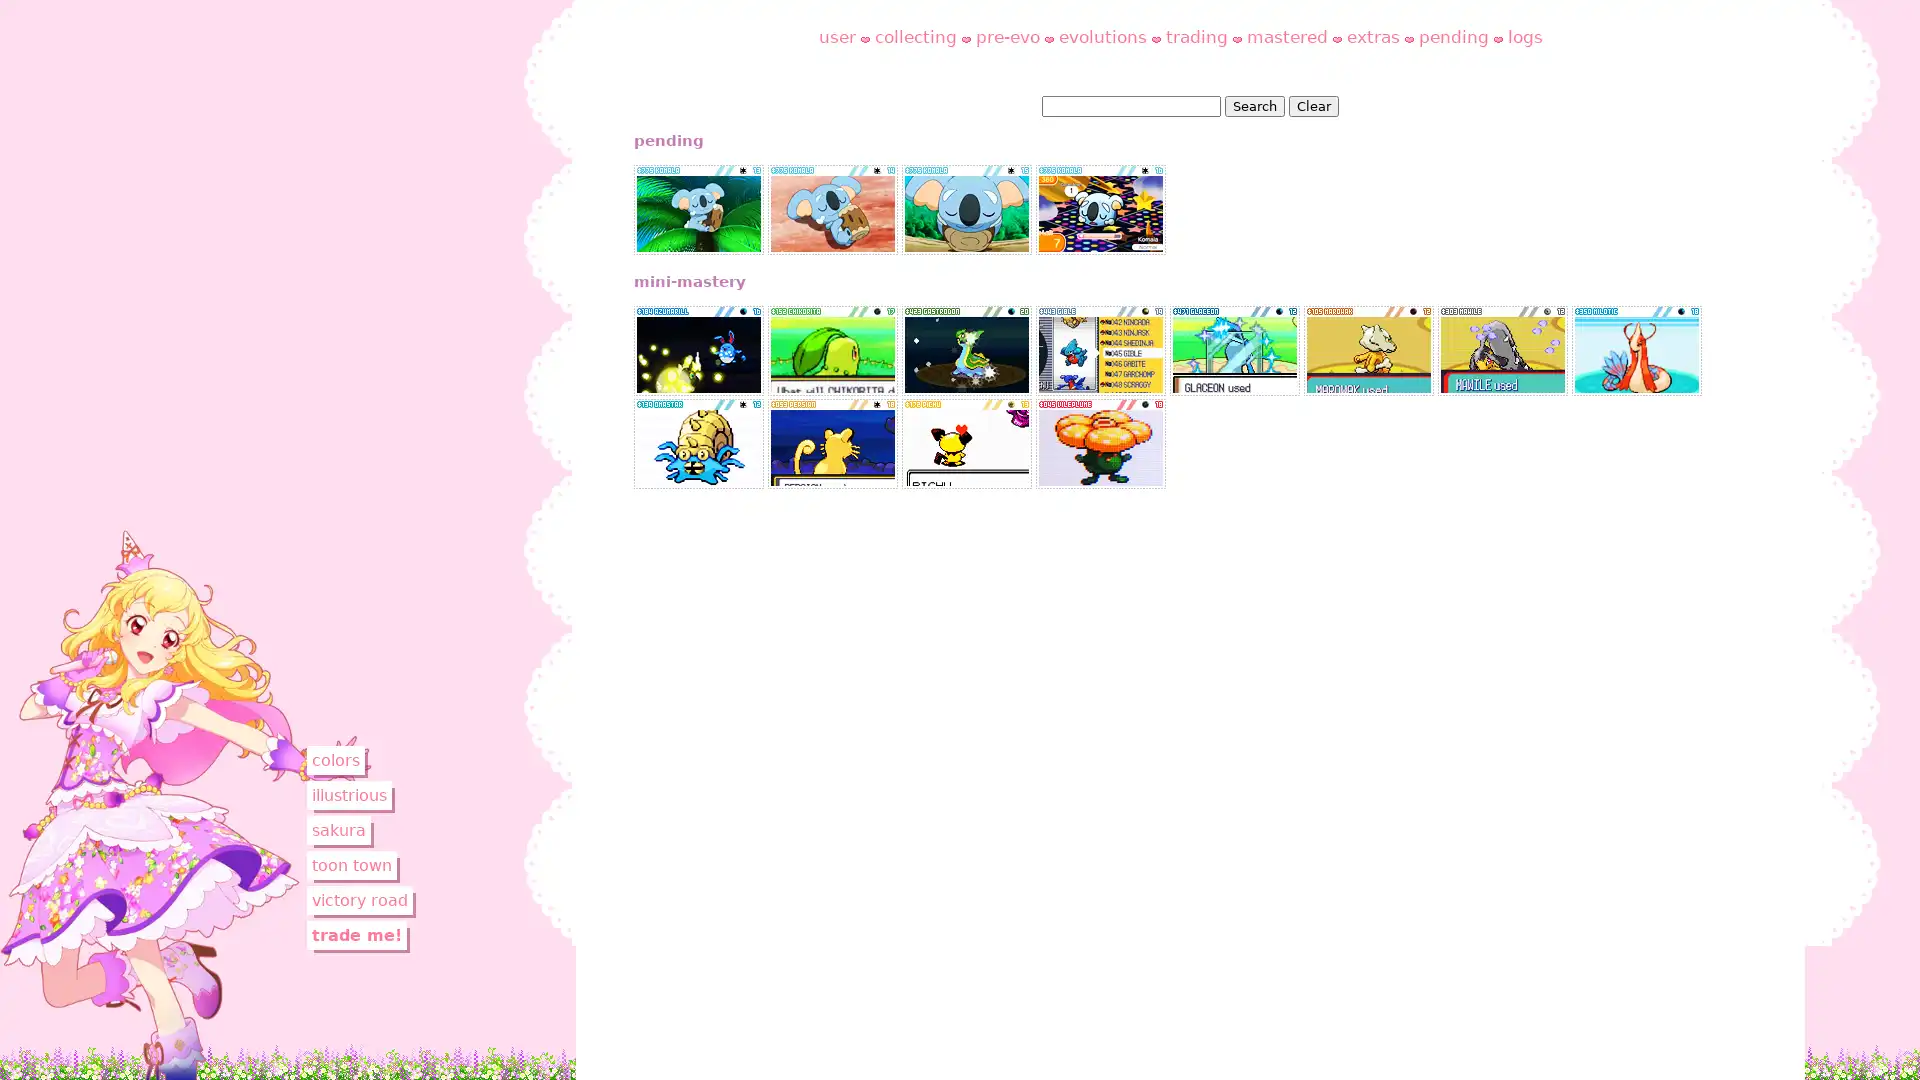  I want to click on Clear, so click(1313, 106).